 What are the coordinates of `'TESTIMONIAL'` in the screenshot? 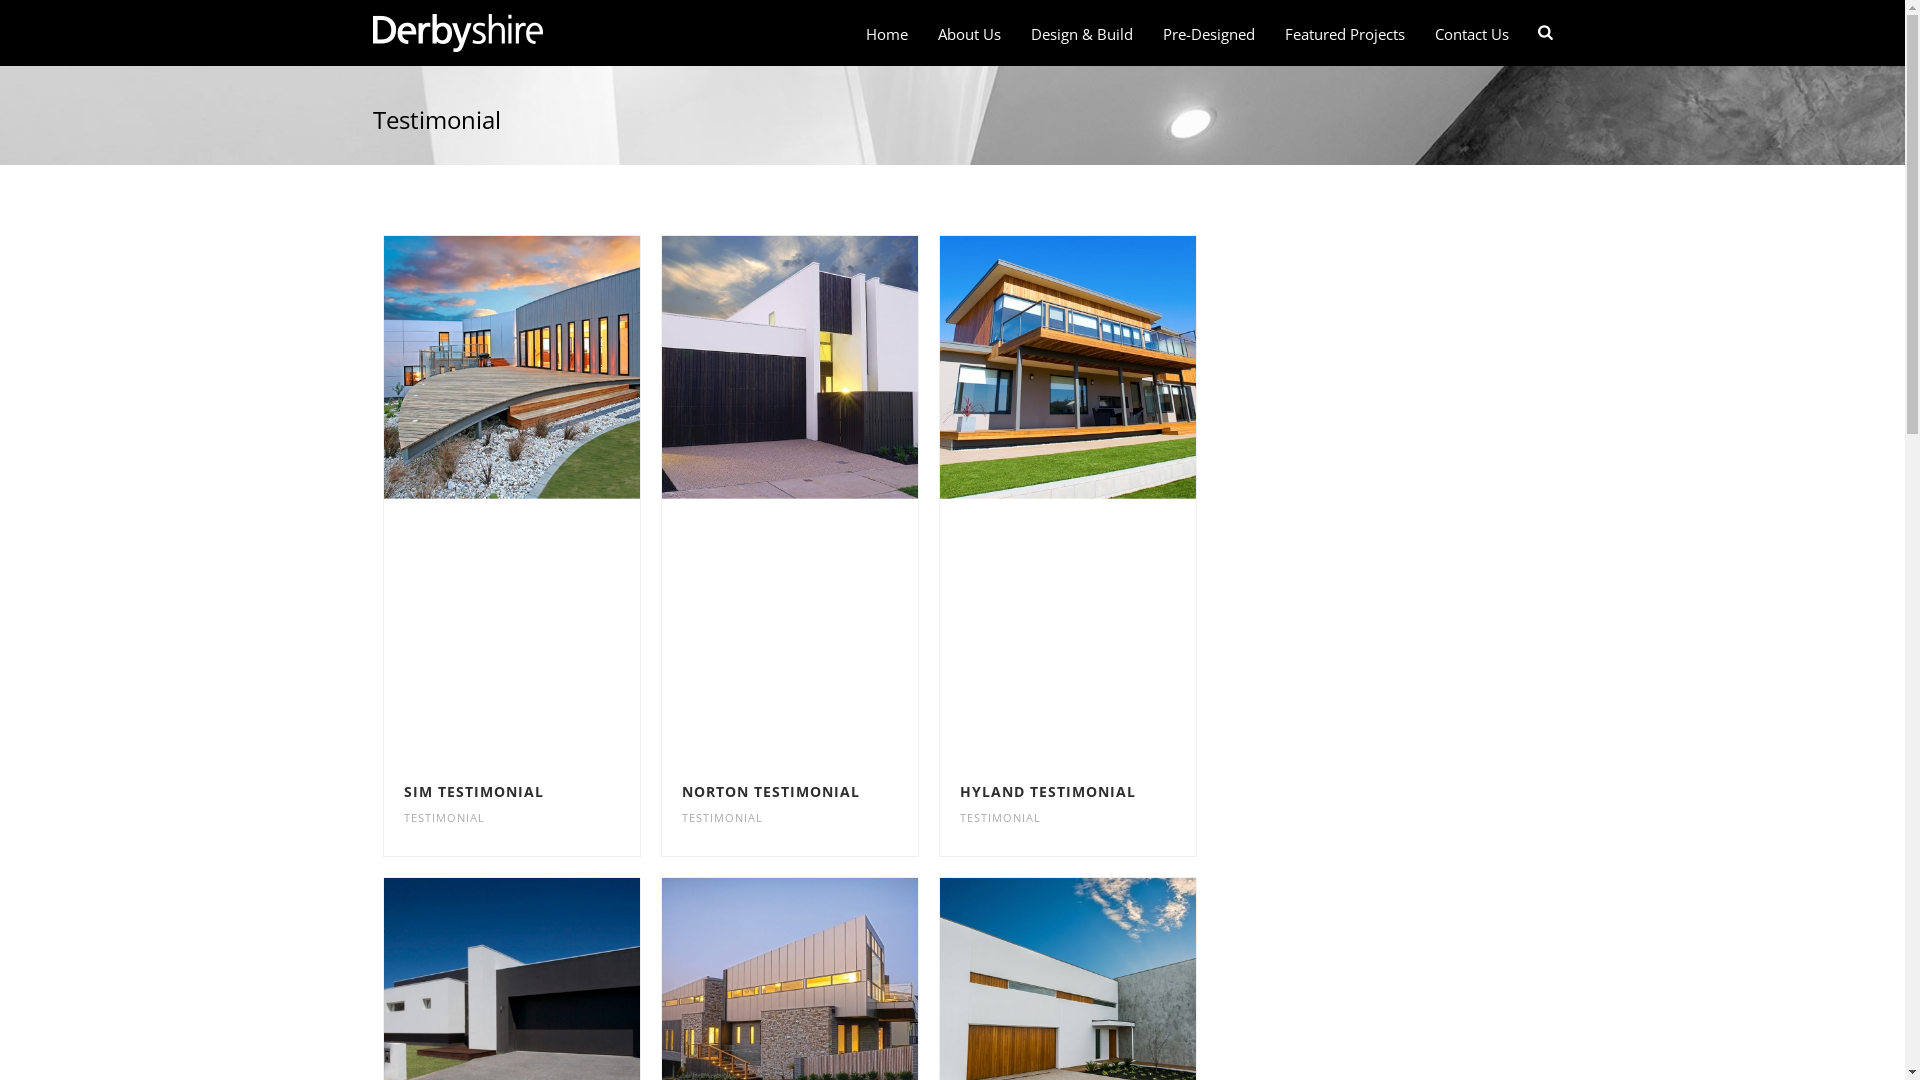 It's located at (1000, 817).